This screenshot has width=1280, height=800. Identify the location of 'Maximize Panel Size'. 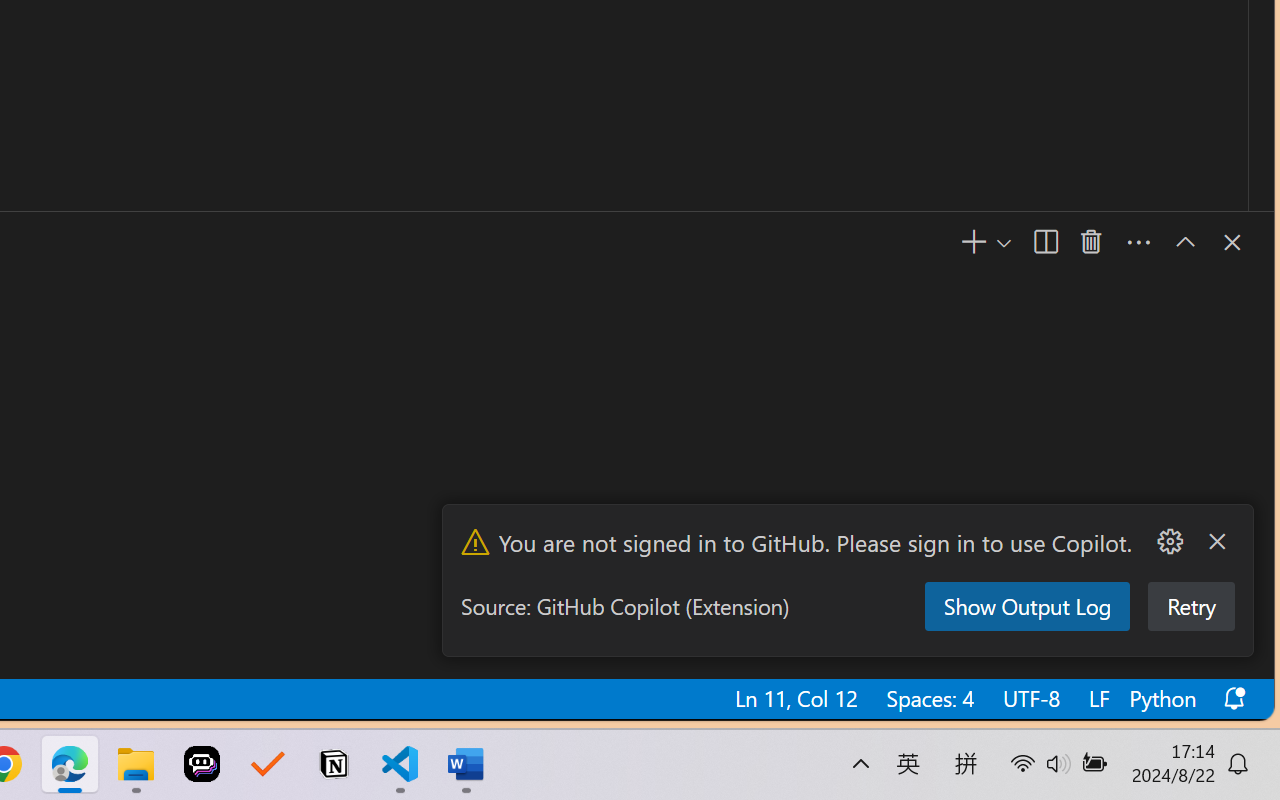
(1184, 241).